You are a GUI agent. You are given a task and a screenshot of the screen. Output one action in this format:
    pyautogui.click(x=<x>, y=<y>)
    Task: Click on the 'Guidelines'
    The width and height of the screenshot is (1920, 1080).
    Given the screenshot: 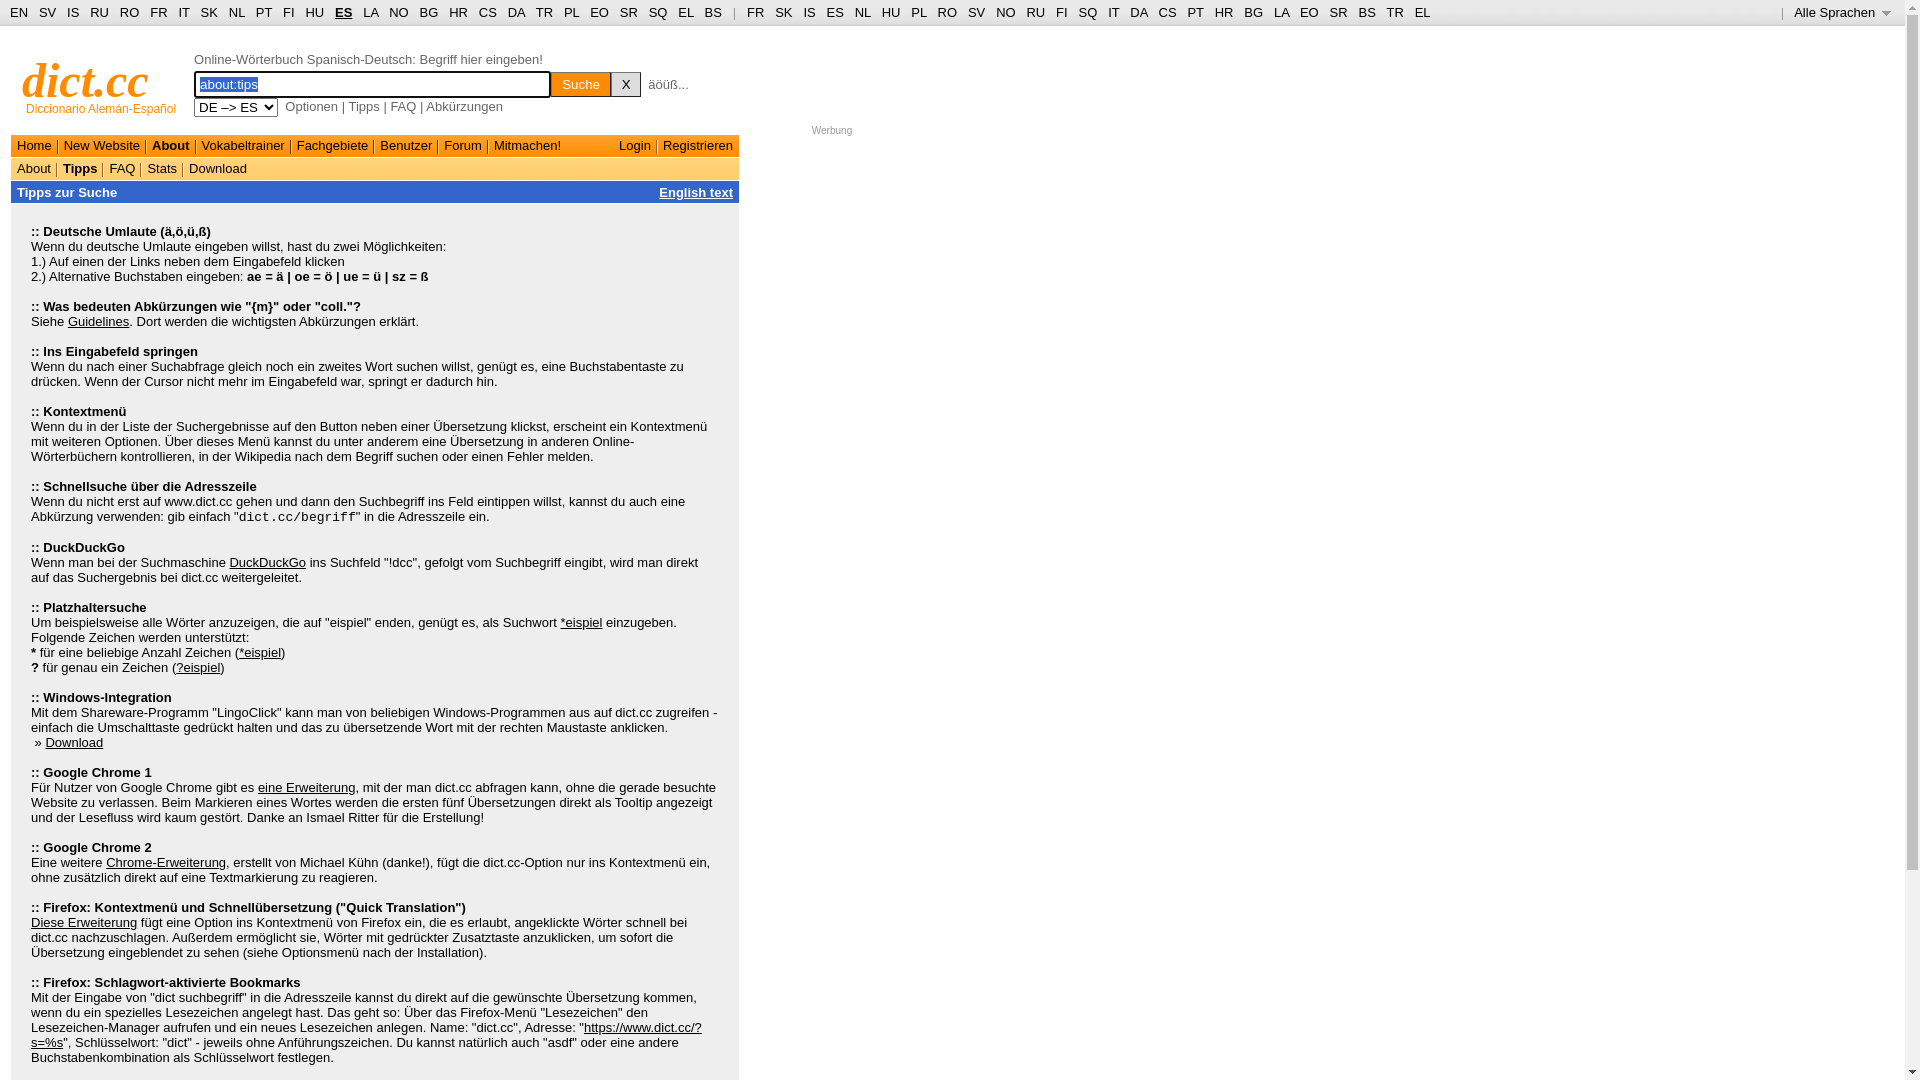 What is the action you would take?
    pyautogui.click(x=97, y=320)
    